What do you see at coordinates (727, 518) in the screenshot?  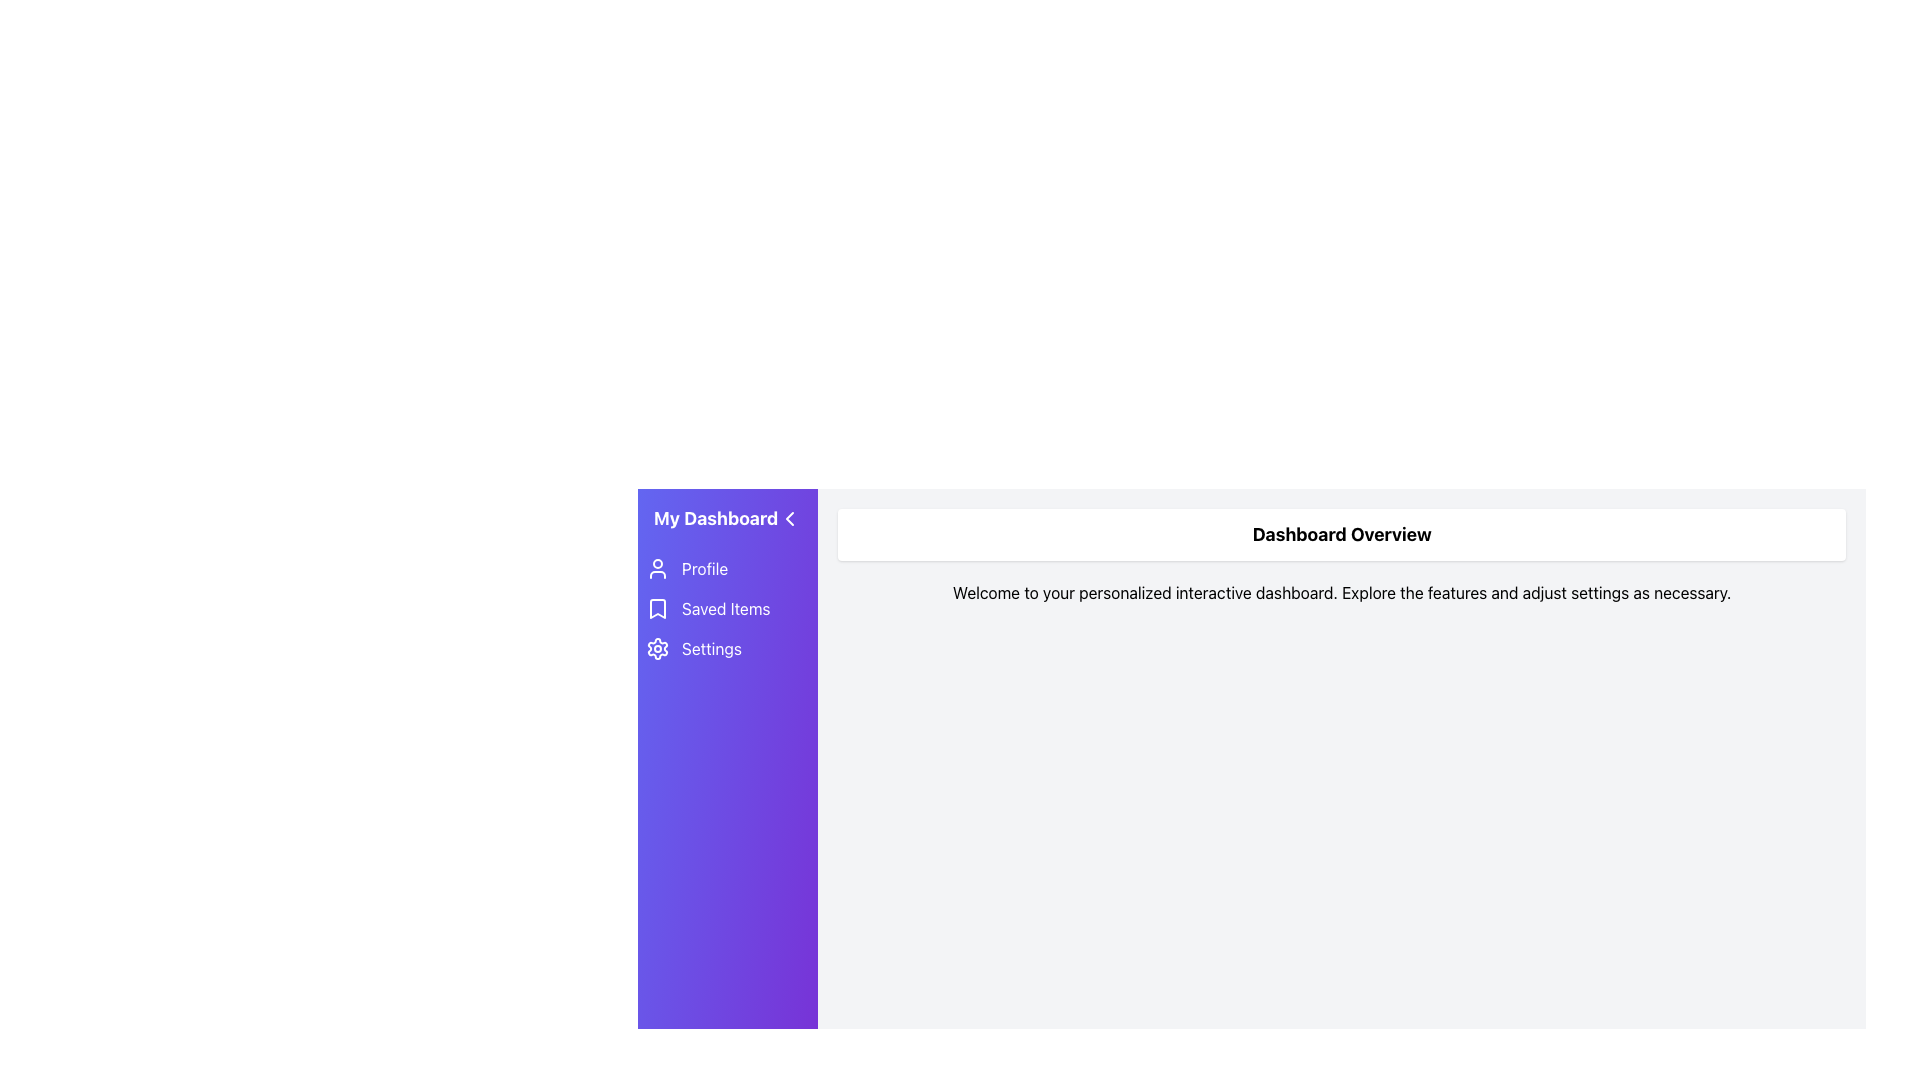 I see `the arrow icon in the Navigation header located at the top-left corner of the vertical sidebar` at bounding box center [727, 518].